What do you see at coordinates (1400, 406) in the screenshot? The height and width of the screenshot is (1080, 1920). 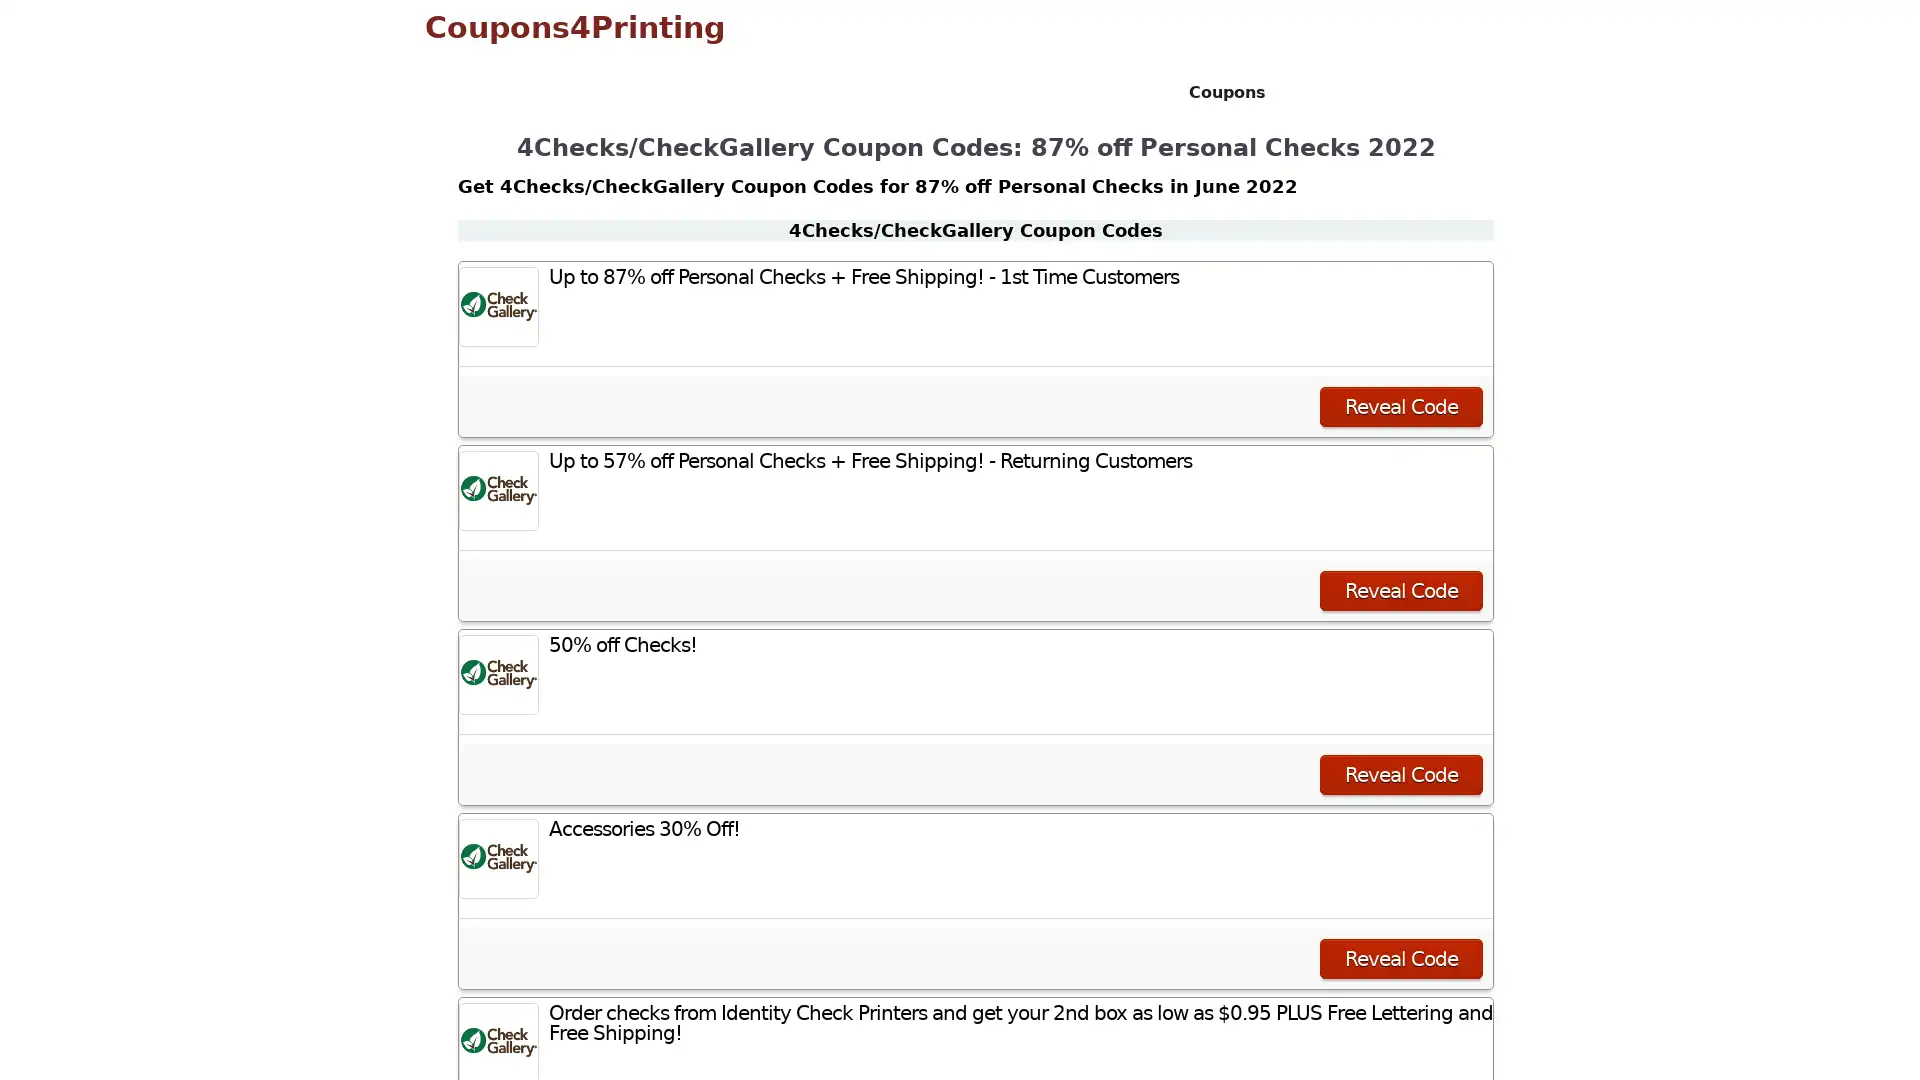 I see `Reveal Code` at bounding box center [1400, 406].